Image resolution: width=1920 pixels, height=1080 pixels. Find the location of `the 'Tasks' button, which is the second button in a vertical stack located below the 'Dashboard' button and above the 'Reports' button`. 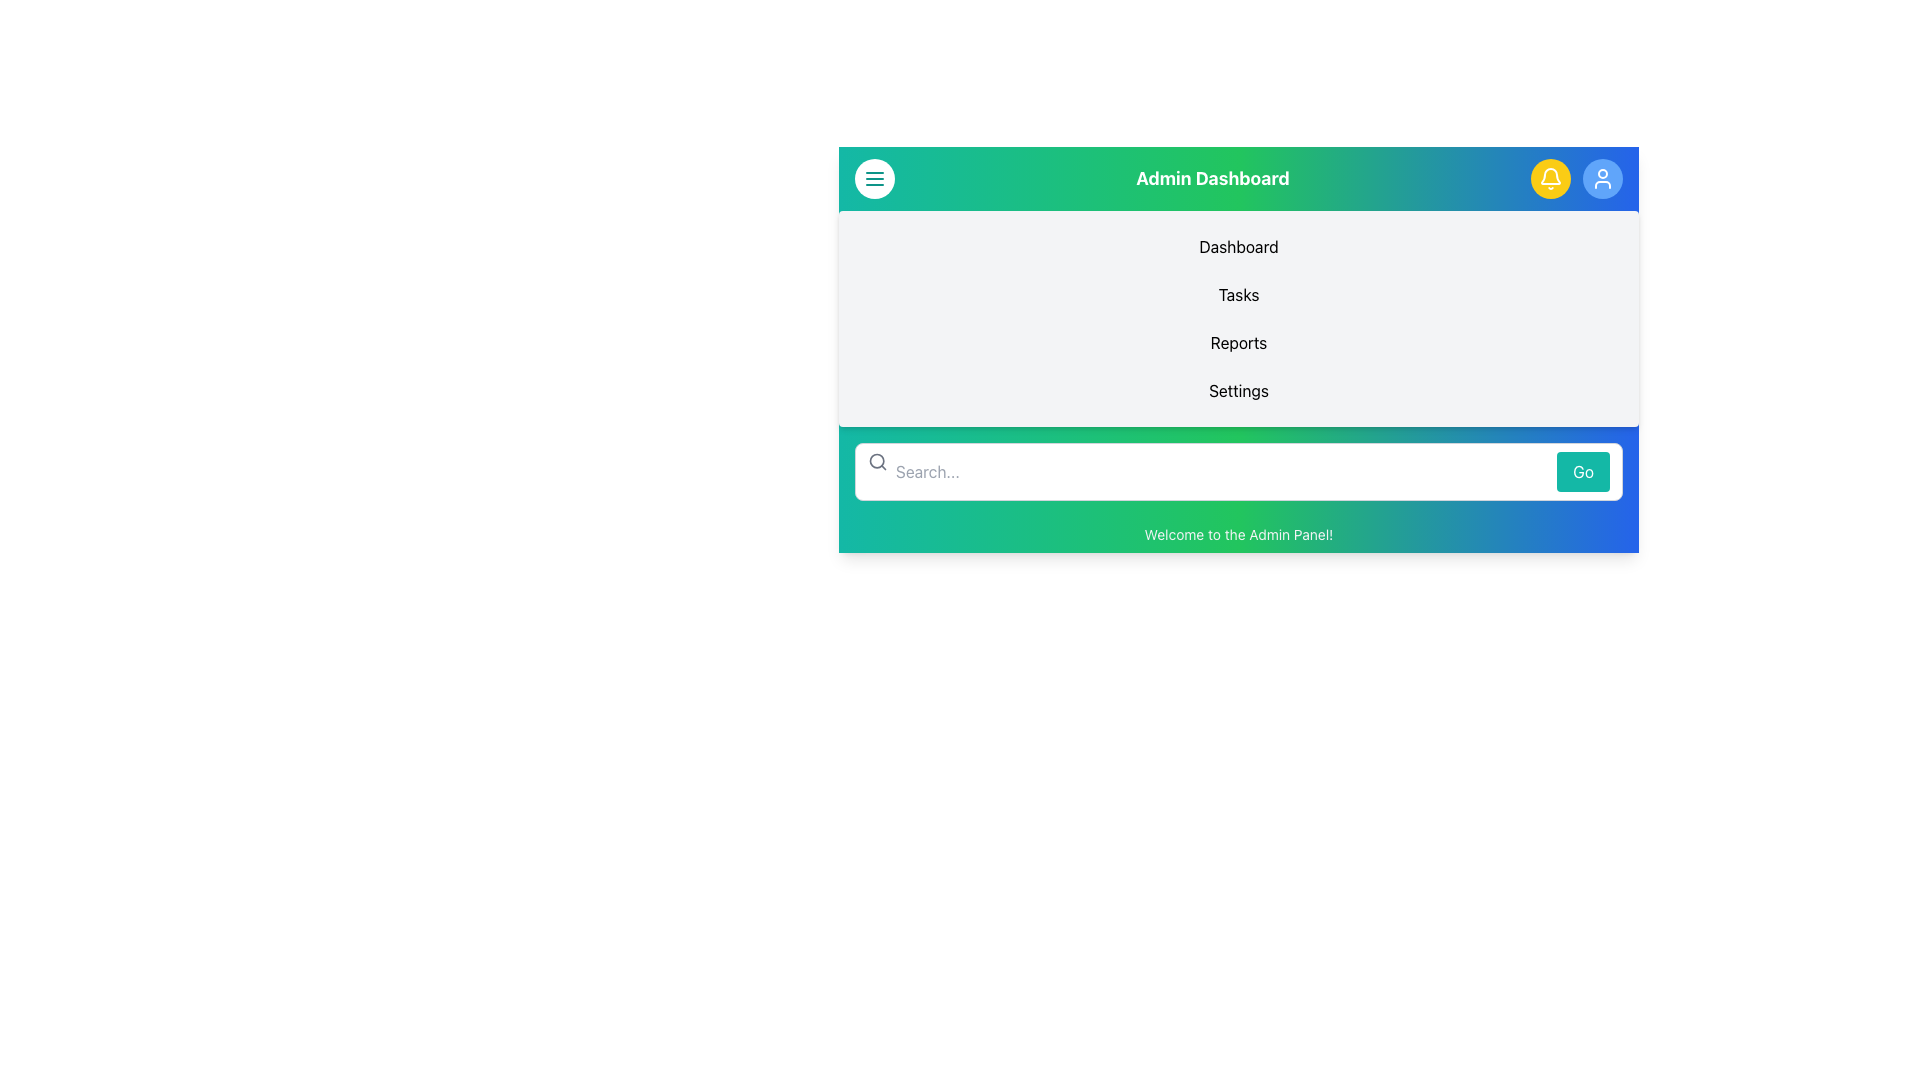

the 'Tasks' button, which is the second button in a vertical stack located below the 'Dashboard' button and above the 'Reports' button is located at coordinates (1237, 294).